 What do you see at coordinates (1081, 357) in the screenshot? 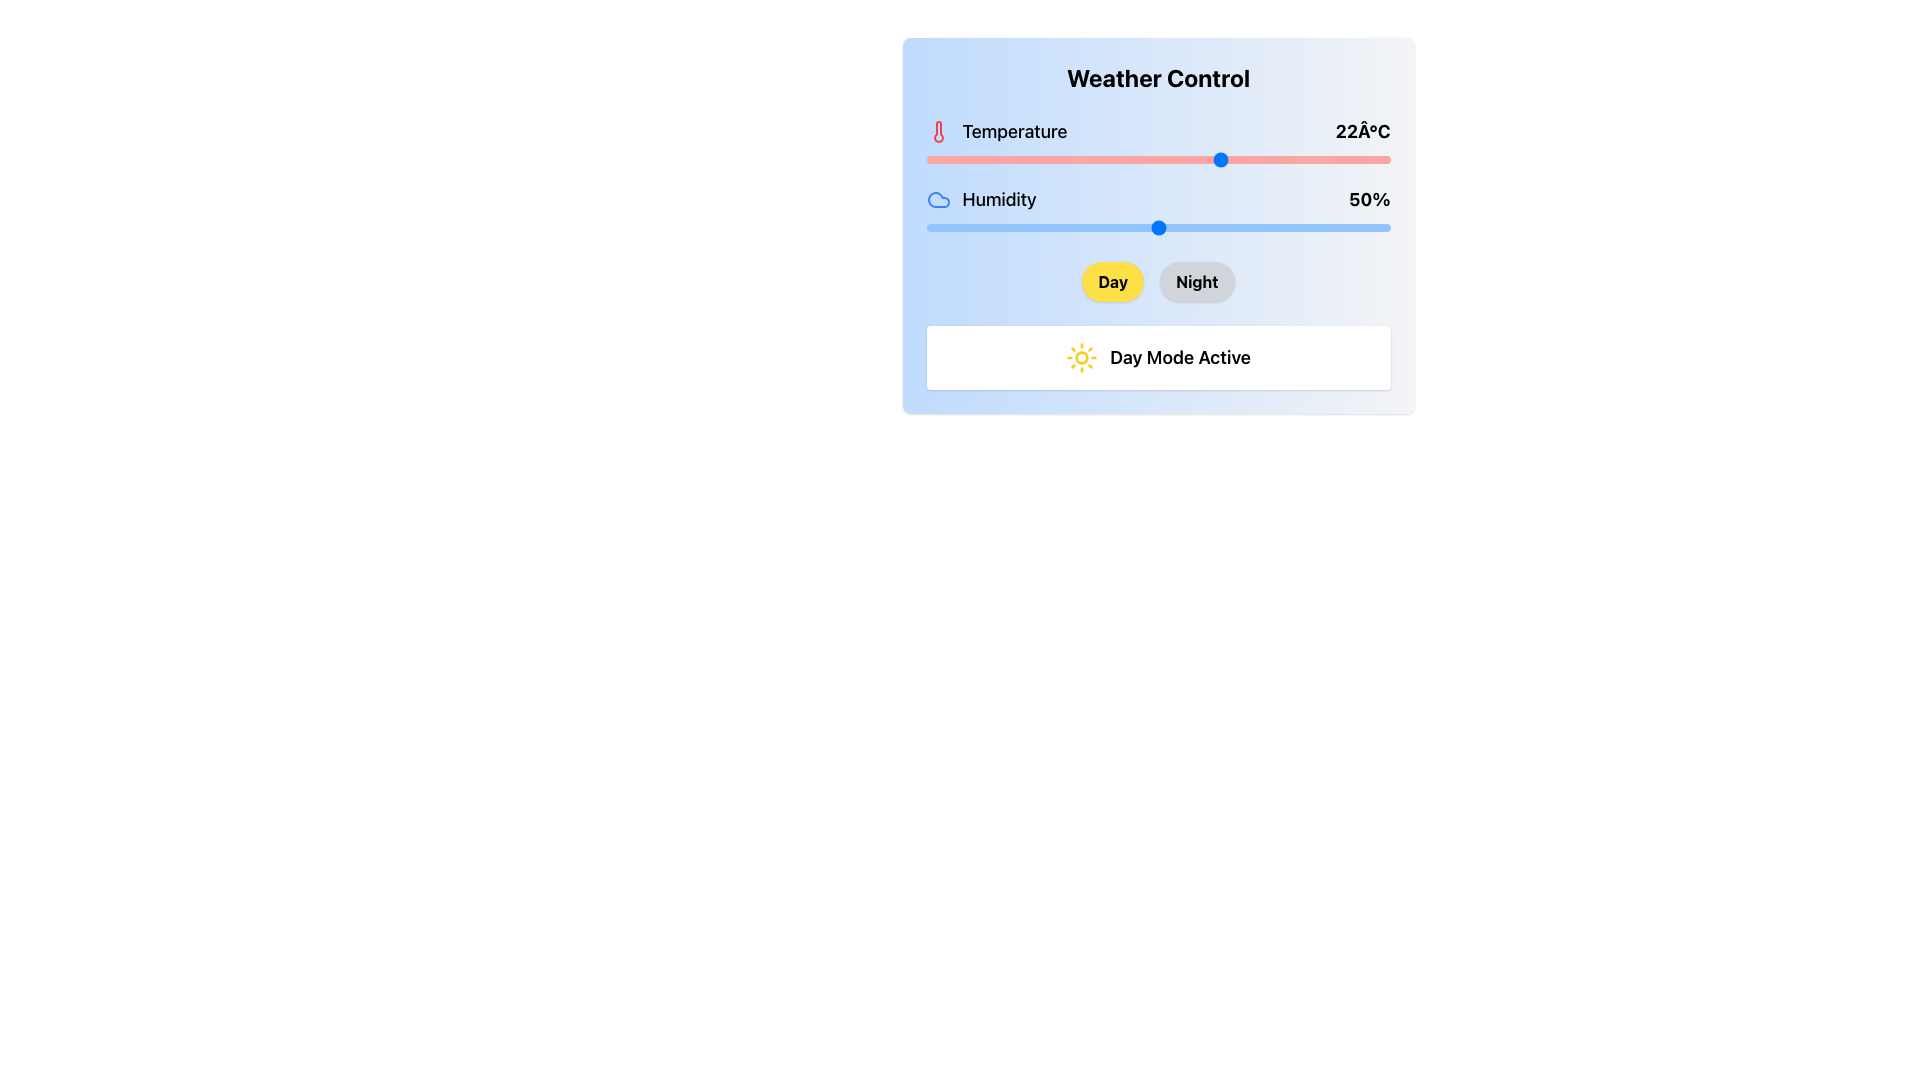
I see `the sun icon component that represents day mode activation, located beside the text 'Day Mode Active' in the 'Weather Control' panel` at bounding box center [1081, 357].